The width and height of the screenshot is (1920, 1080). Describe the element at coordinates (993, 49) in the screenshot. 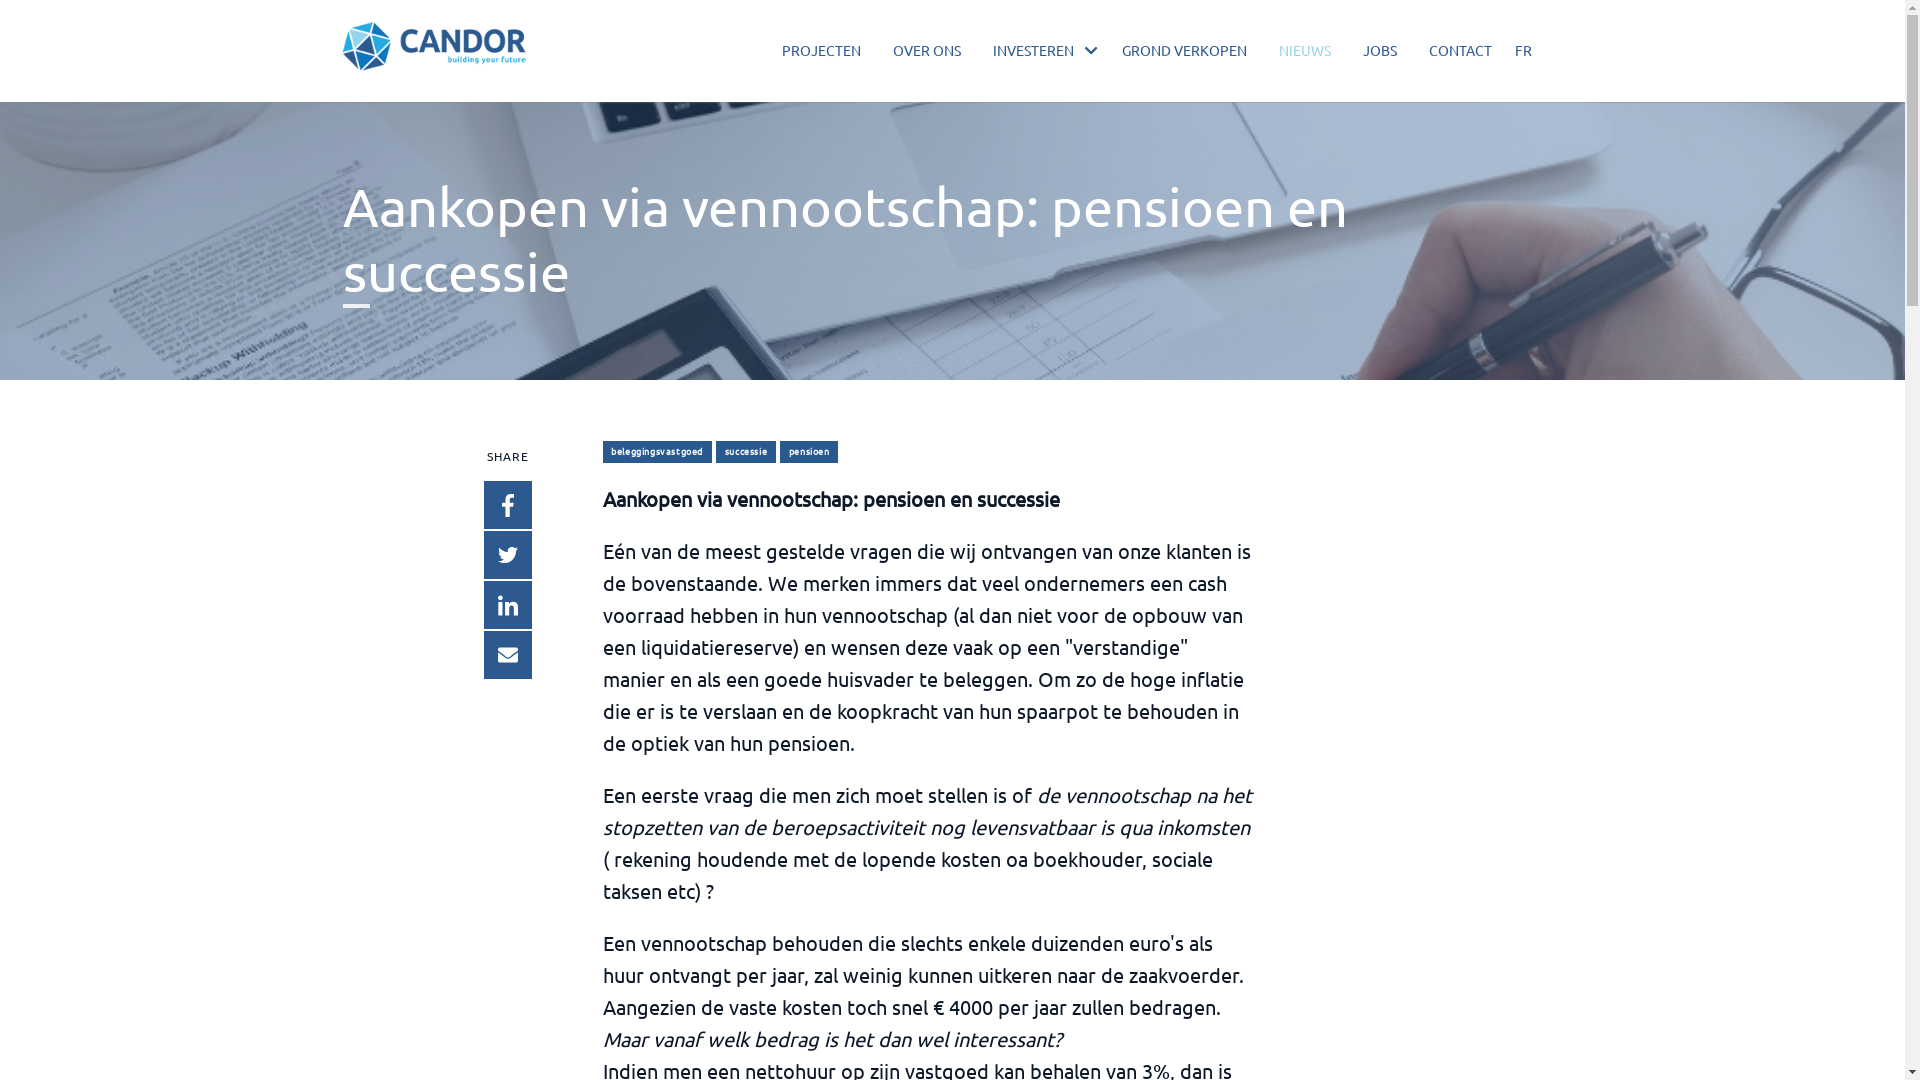

I see `'INVESTEREN'` at that location.